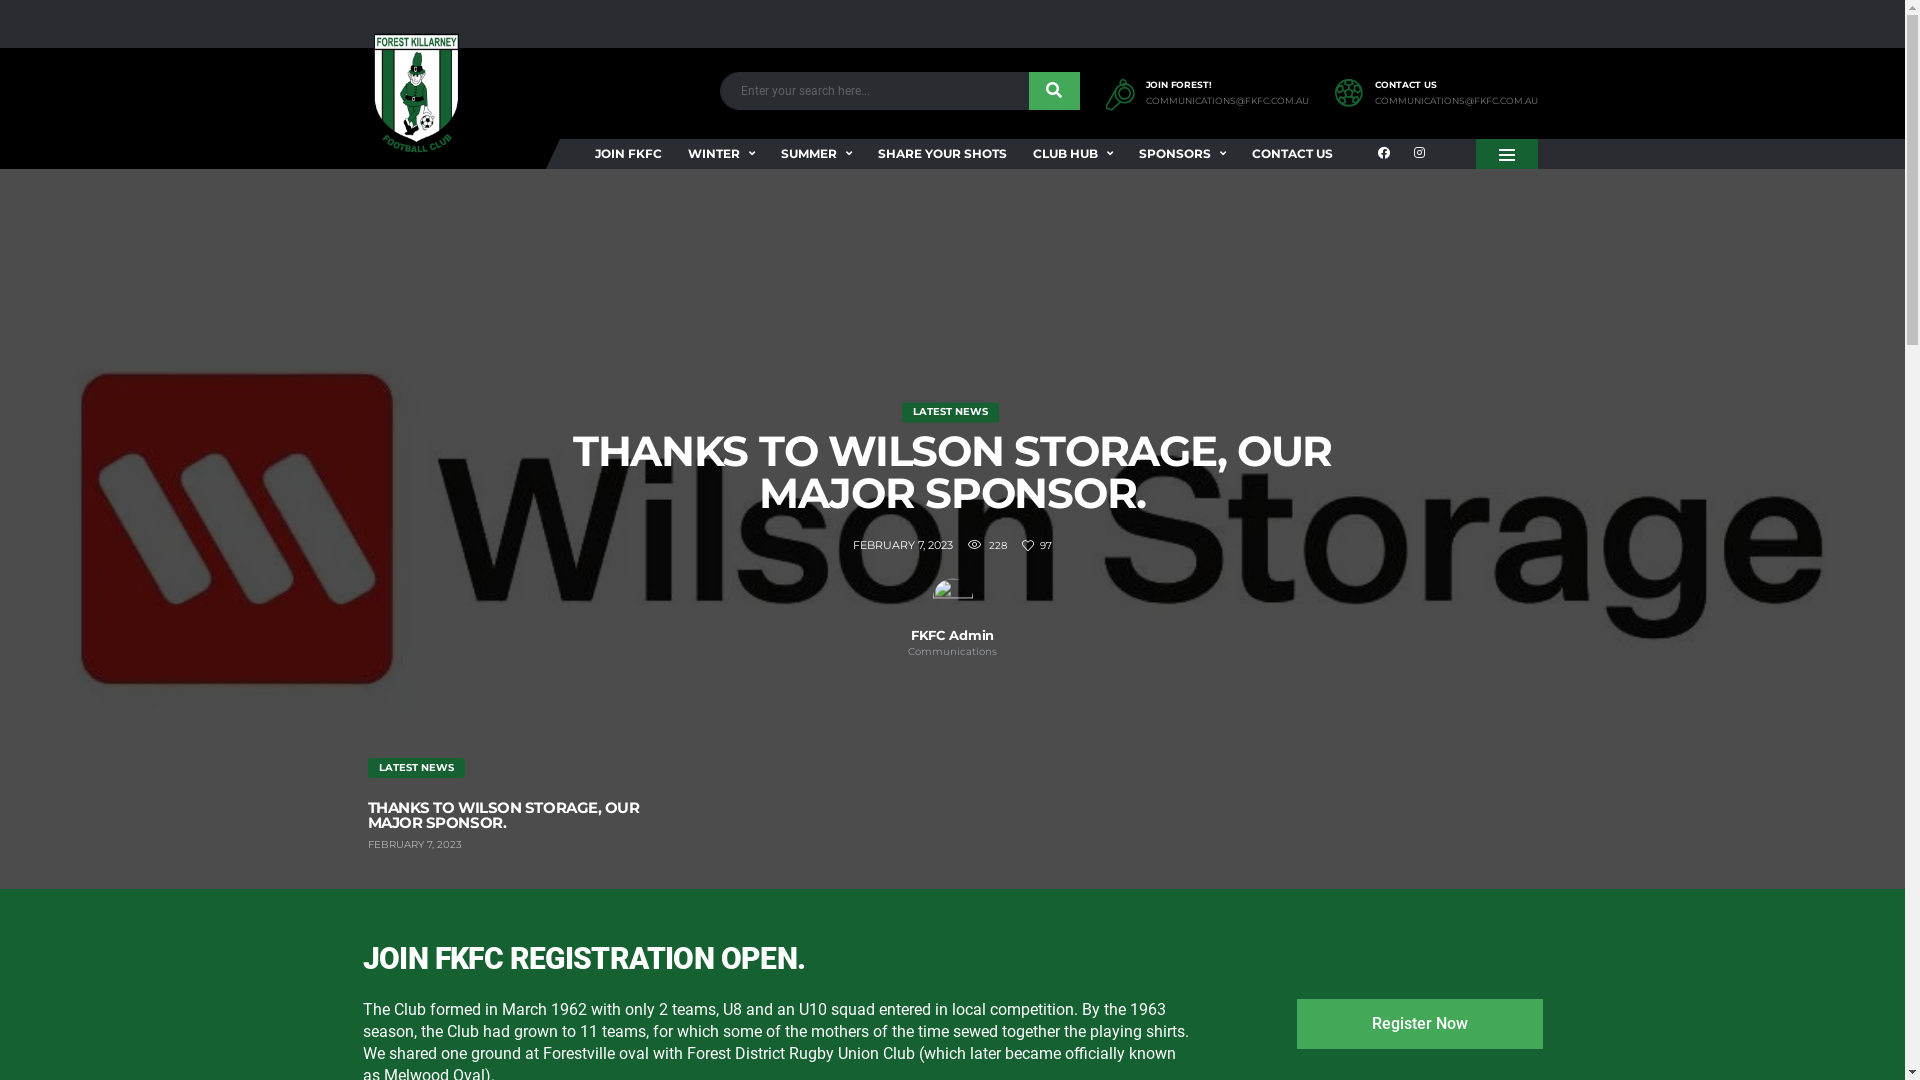  What do you see at coordinates (1291, 153) in the screenshot?
I see `'CONTACT US'` at bounding box center [1291, 153].